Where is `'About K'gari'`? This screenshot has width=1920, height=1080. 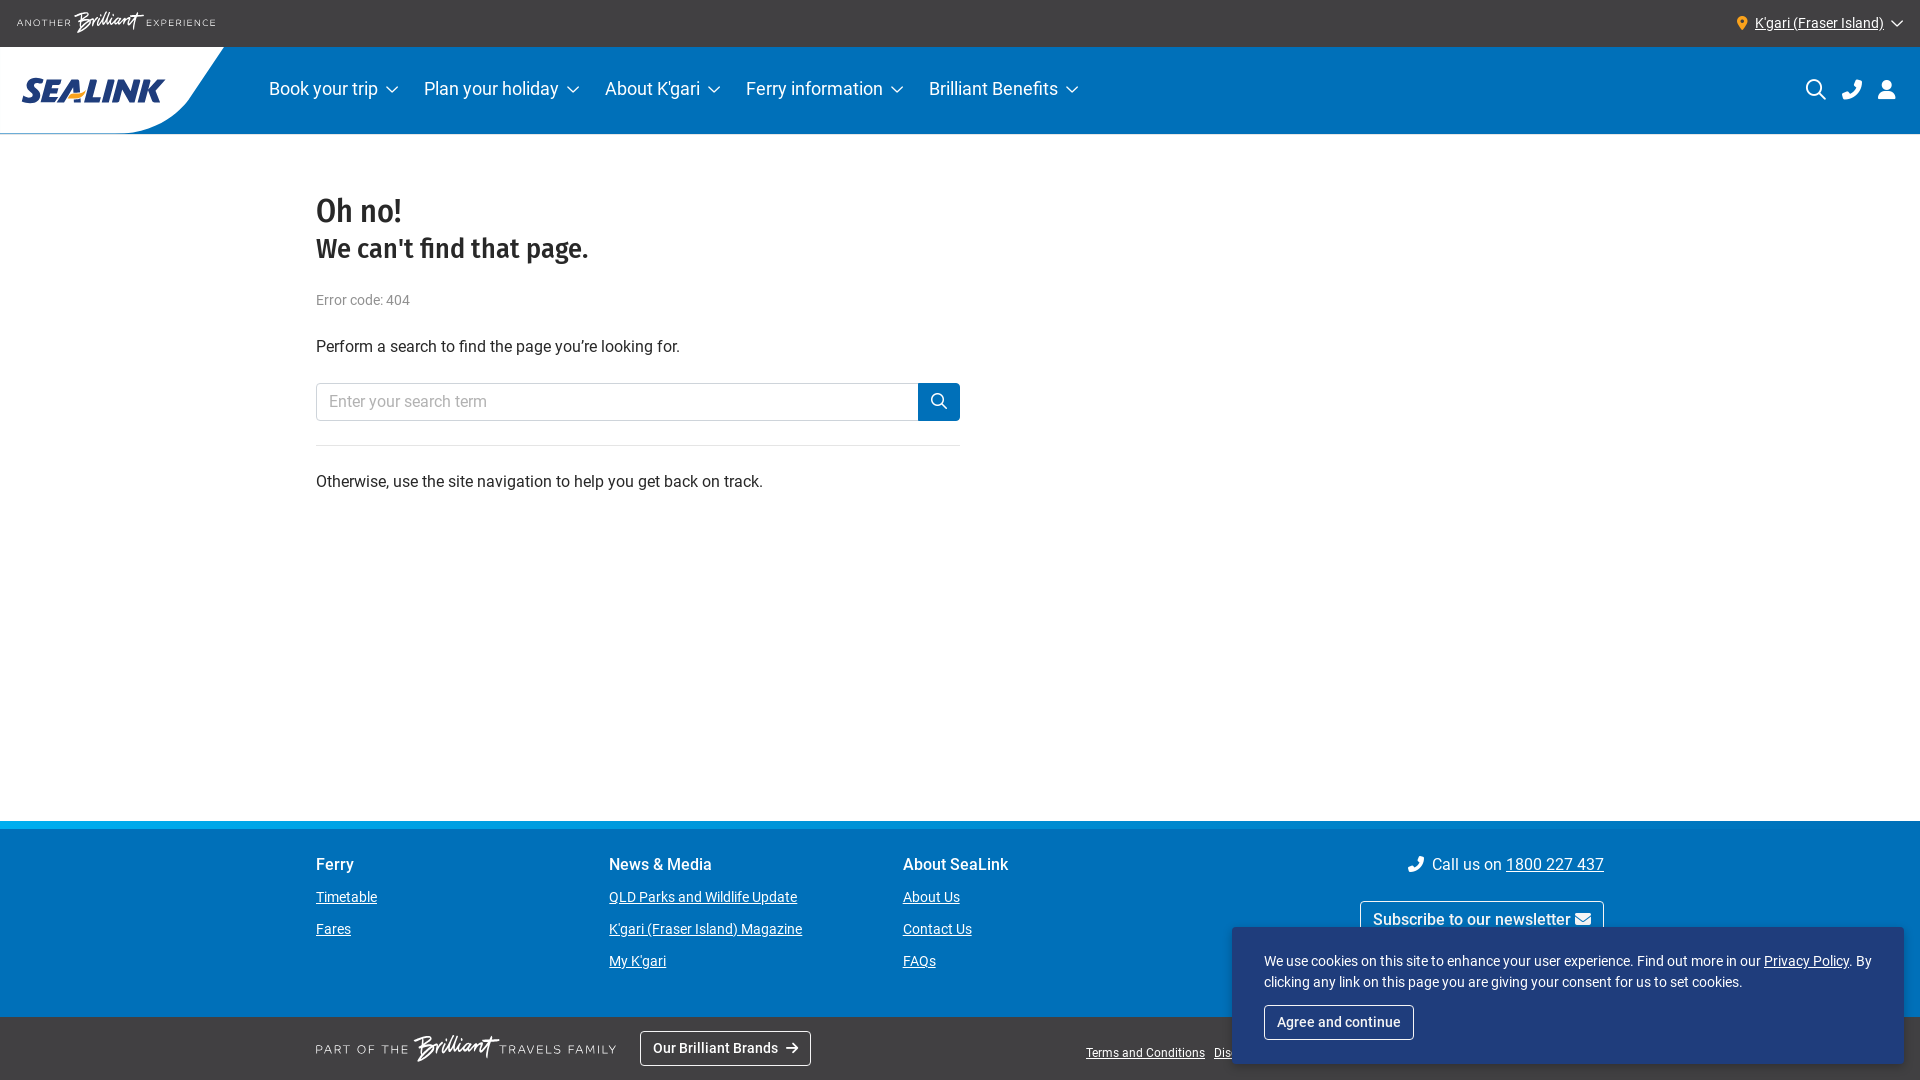 'About K'gari' is located at coordinates (662, 90).